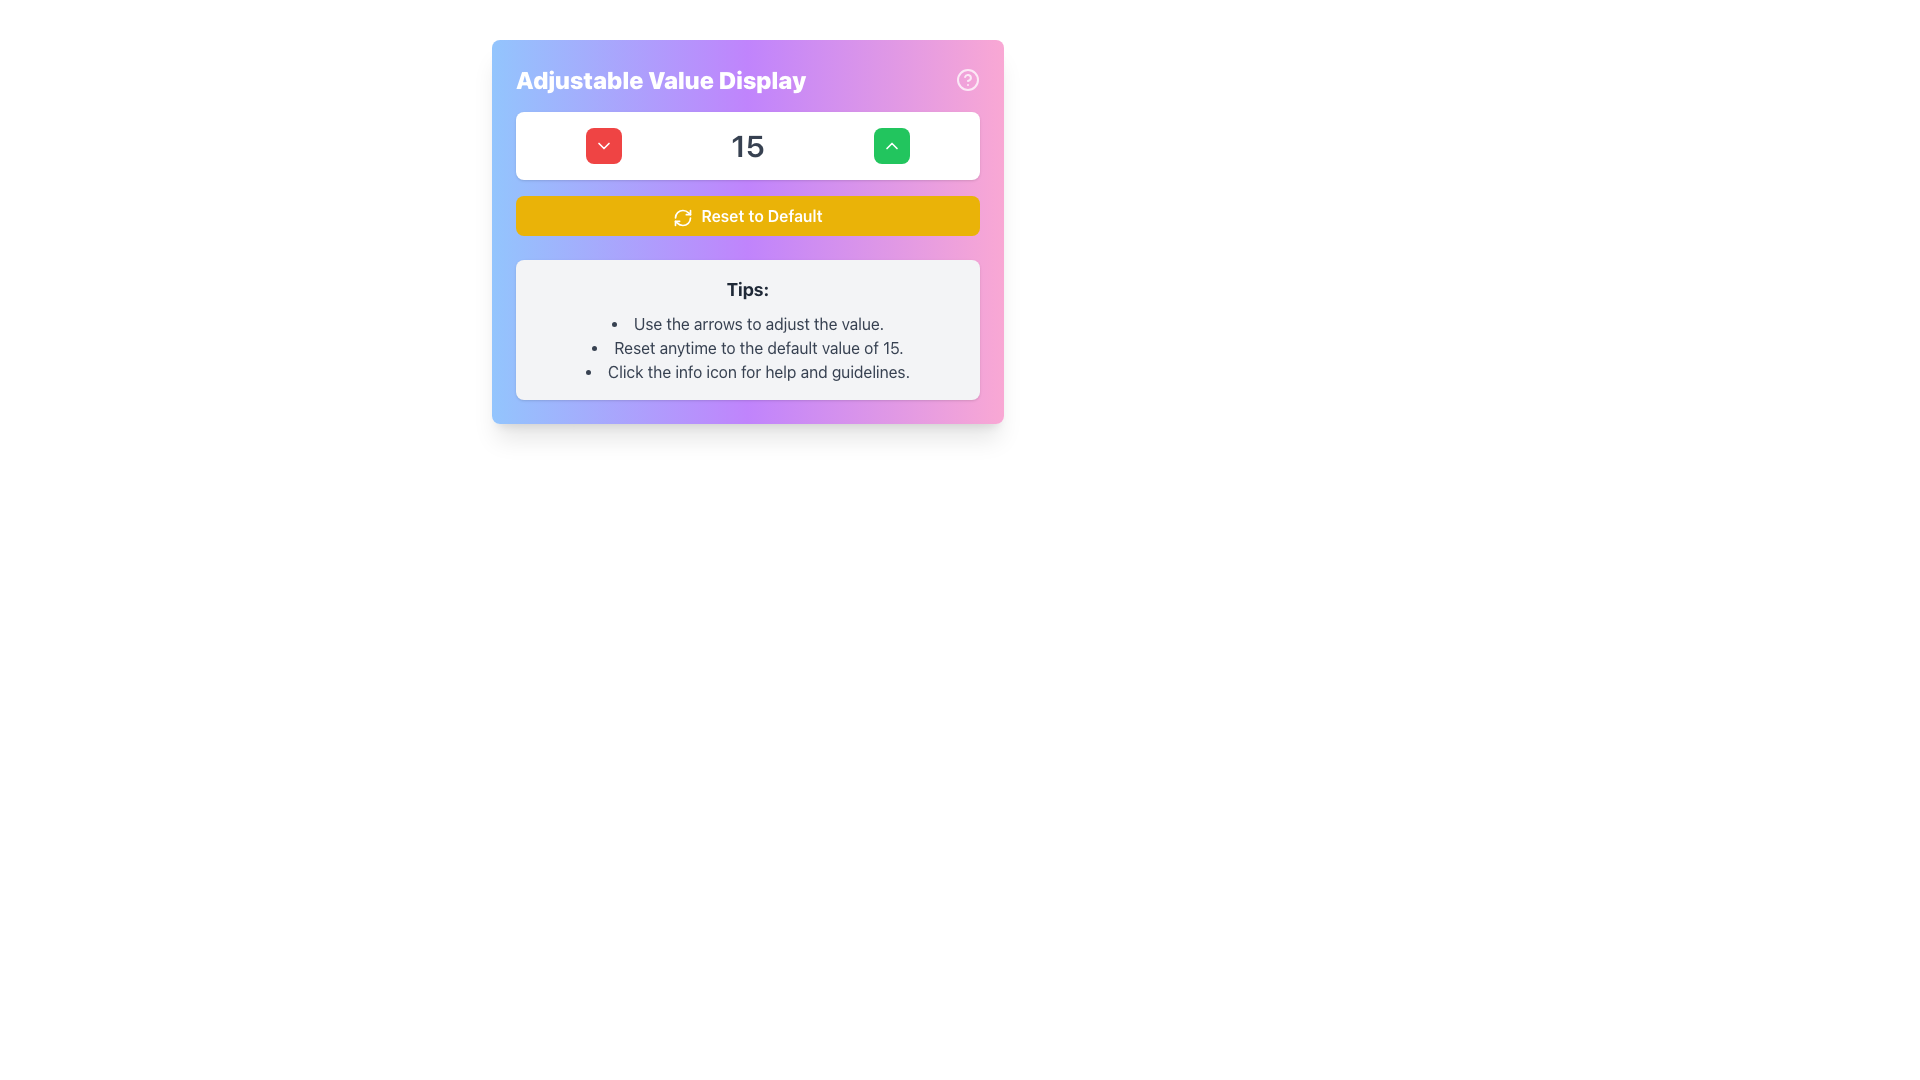 This screenshot has width=1920, height=1080. I want to click on the increment icon within the green circular button located to the right above the central numeric value (15), so click(890, 145).